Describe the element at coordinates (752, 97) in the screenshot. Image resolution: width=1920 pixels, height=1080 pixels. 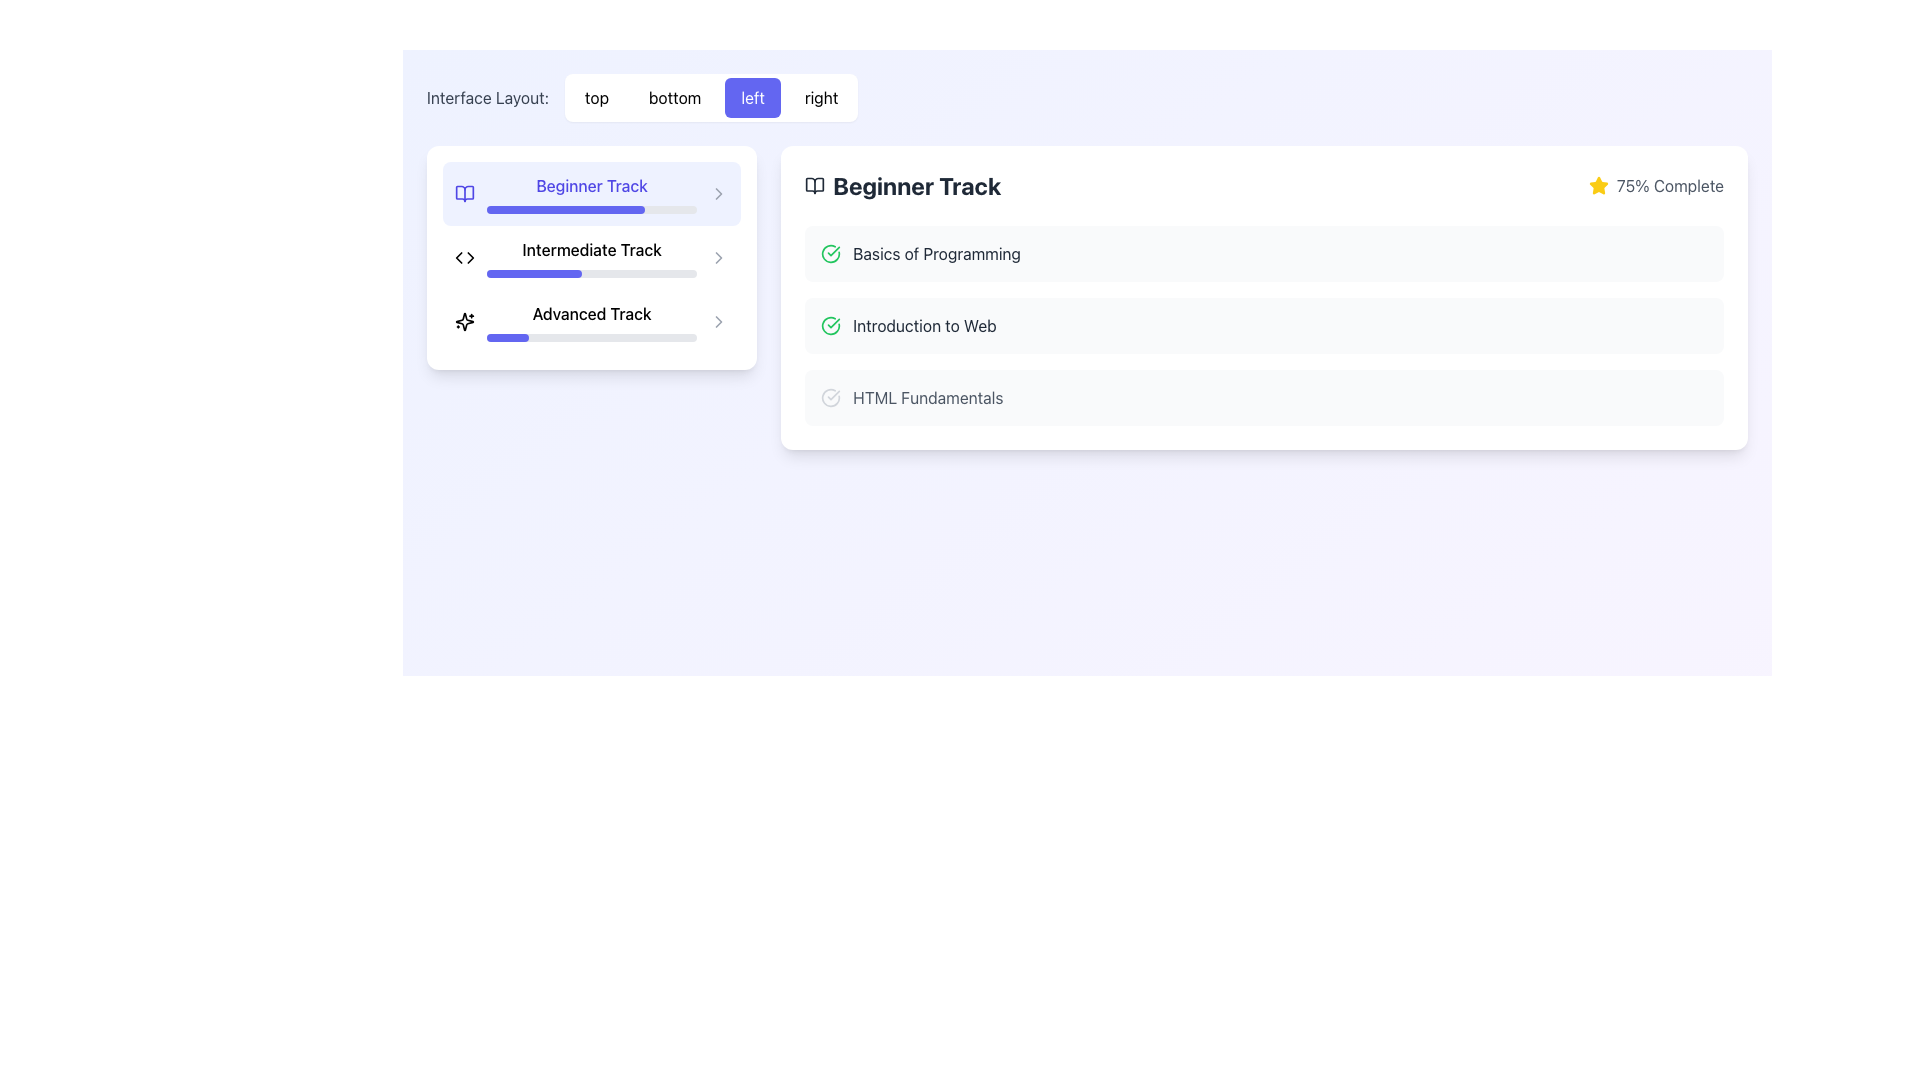
I see `the indigo button with white text reading 'left'` at that location.